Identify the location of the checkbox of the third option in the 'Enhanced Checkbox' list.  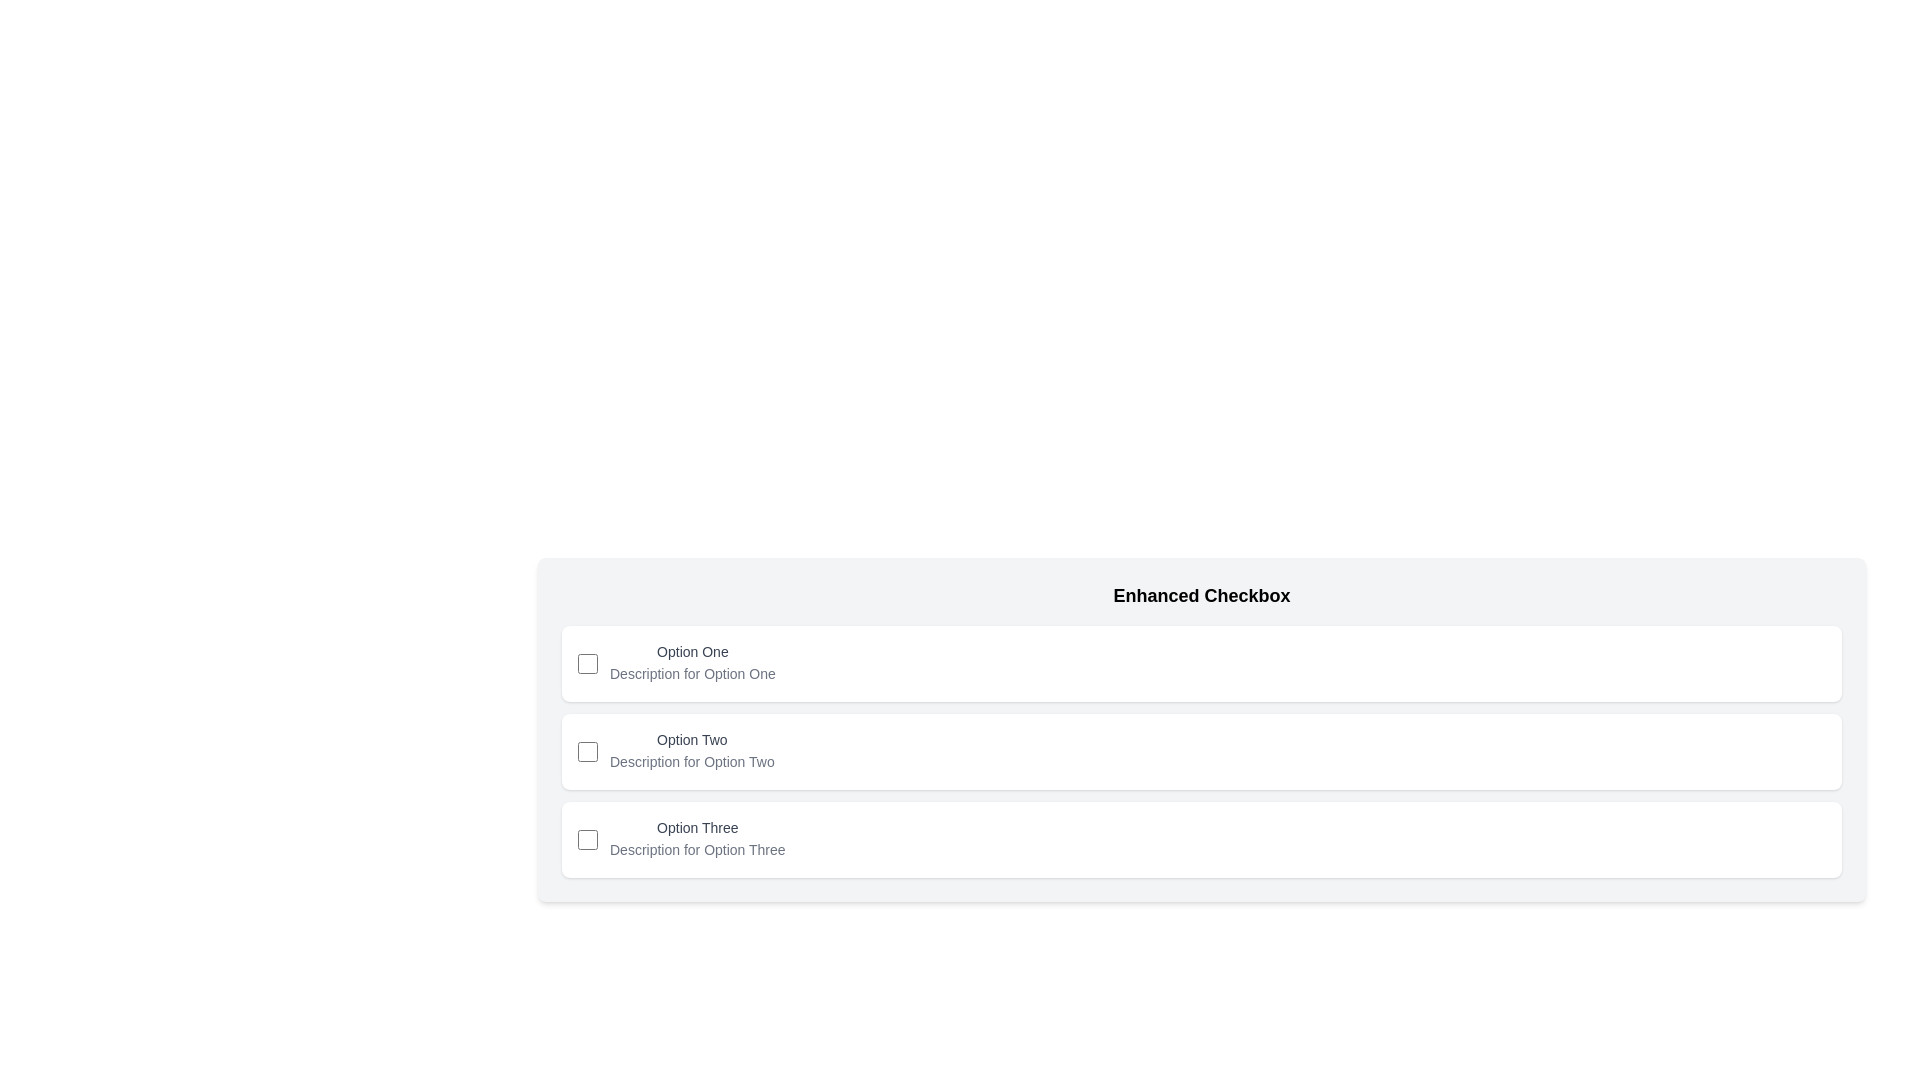
(1200, 840).